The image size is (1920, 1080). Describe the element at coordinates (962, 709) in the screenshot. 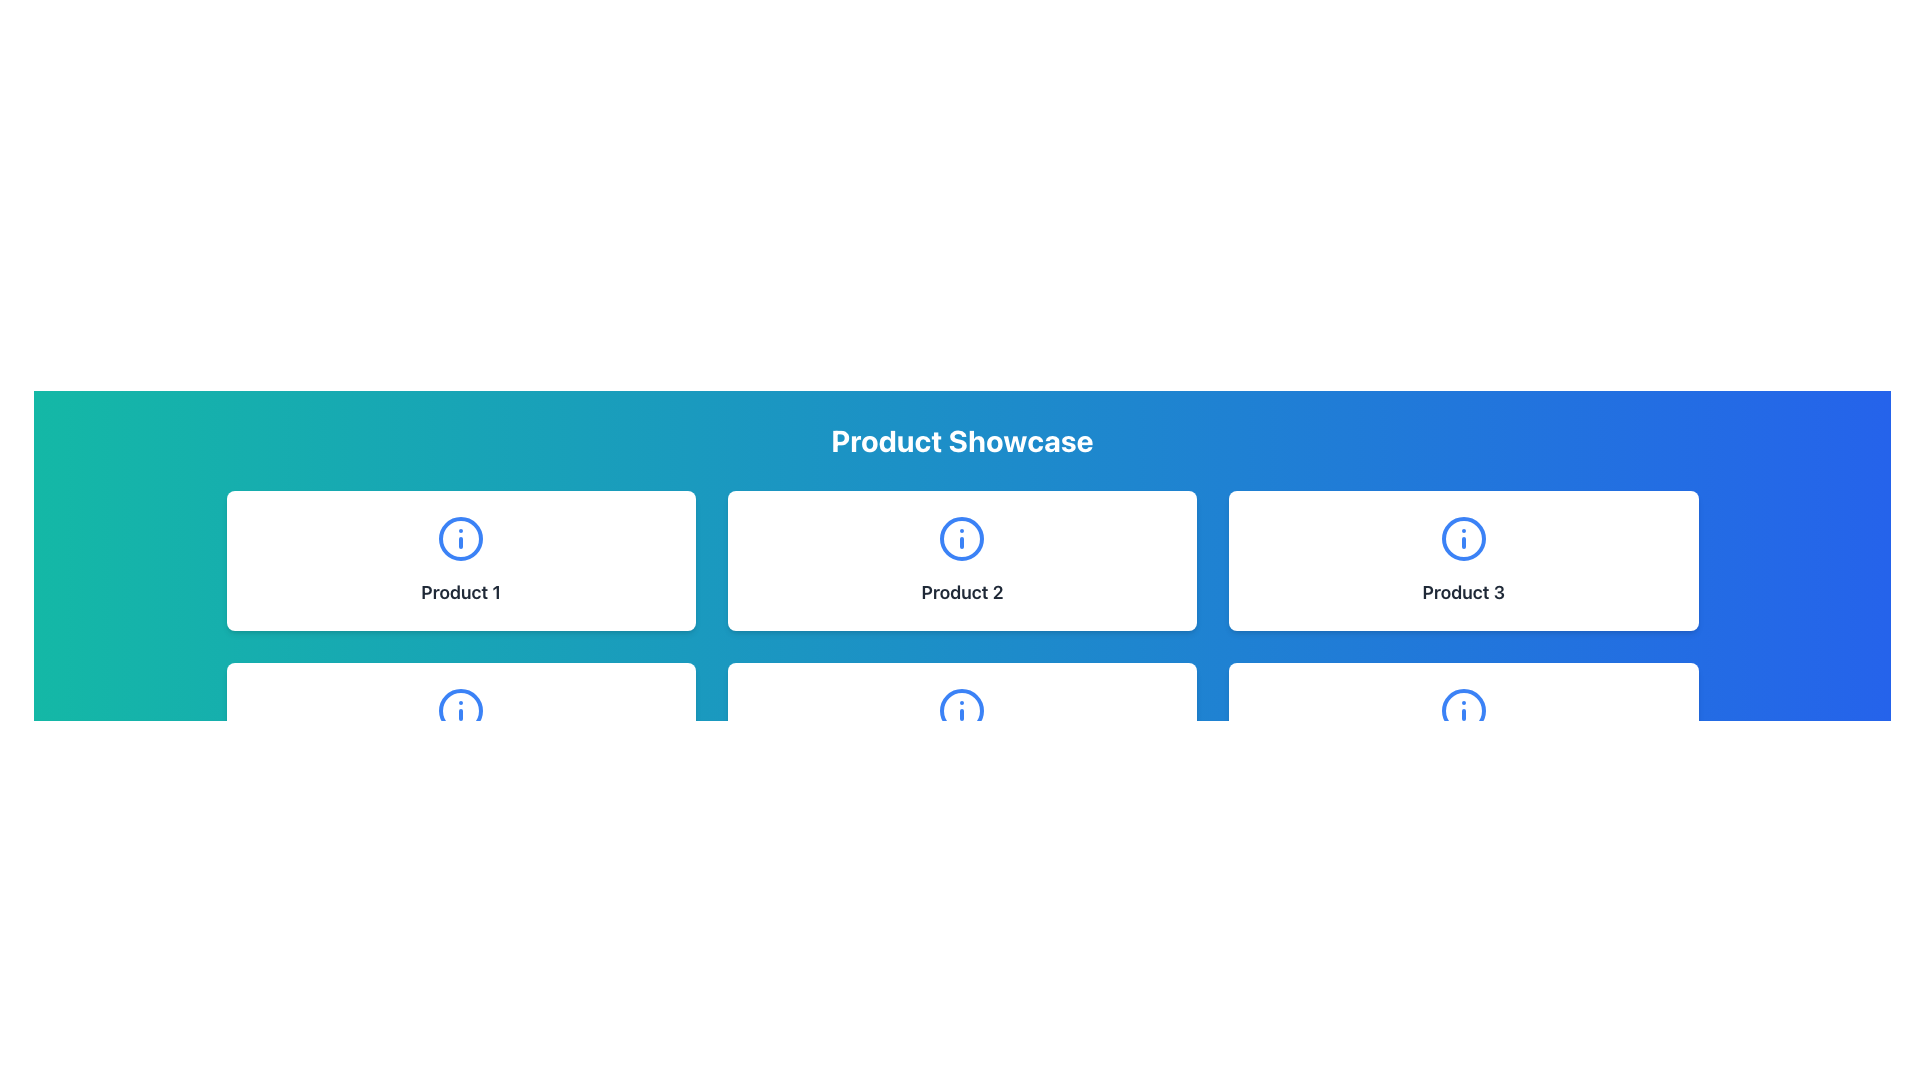

I see `the SVG circle background element of the information icon located within the bottom SVG icon in the second row of the 'Product Showcase' section, directly below the 'Product 2' card` at that location.